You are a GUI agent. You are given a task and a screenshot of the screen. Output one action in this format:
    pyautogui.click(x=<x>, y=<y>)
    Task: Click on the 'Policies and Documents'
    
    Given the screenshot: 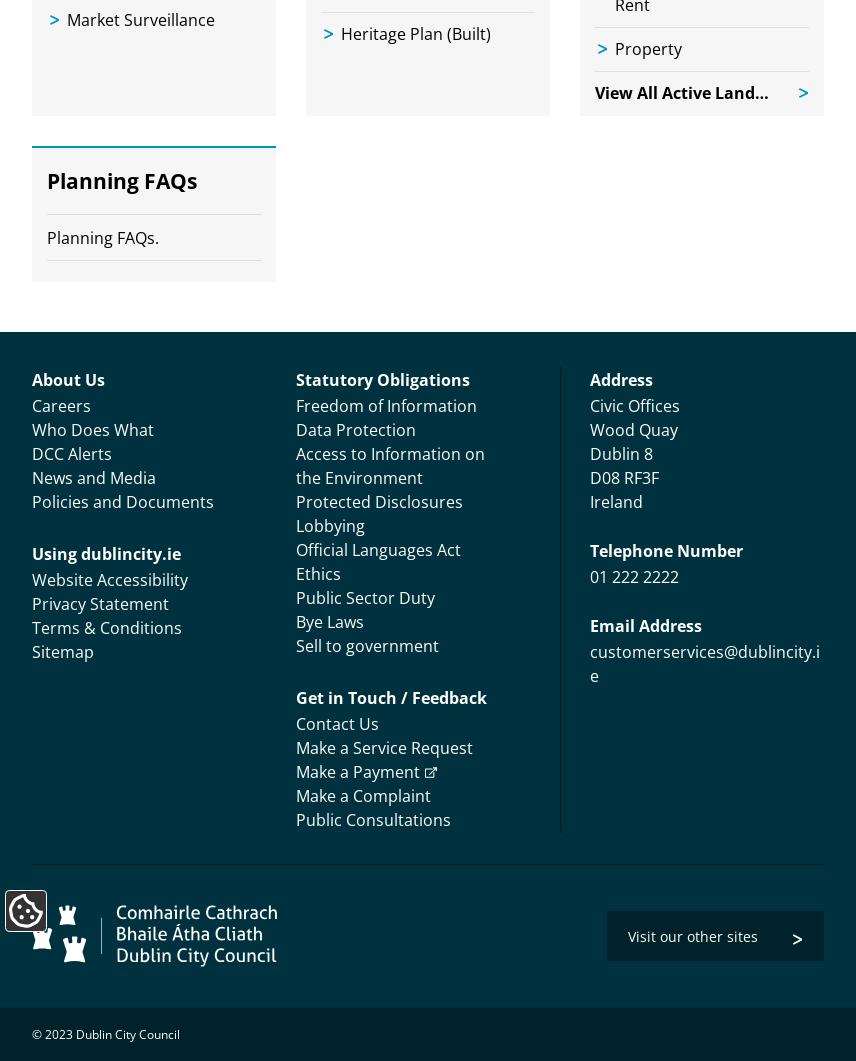 What is the action you would take?
    pyautogui.click(x=122, y=501)
    